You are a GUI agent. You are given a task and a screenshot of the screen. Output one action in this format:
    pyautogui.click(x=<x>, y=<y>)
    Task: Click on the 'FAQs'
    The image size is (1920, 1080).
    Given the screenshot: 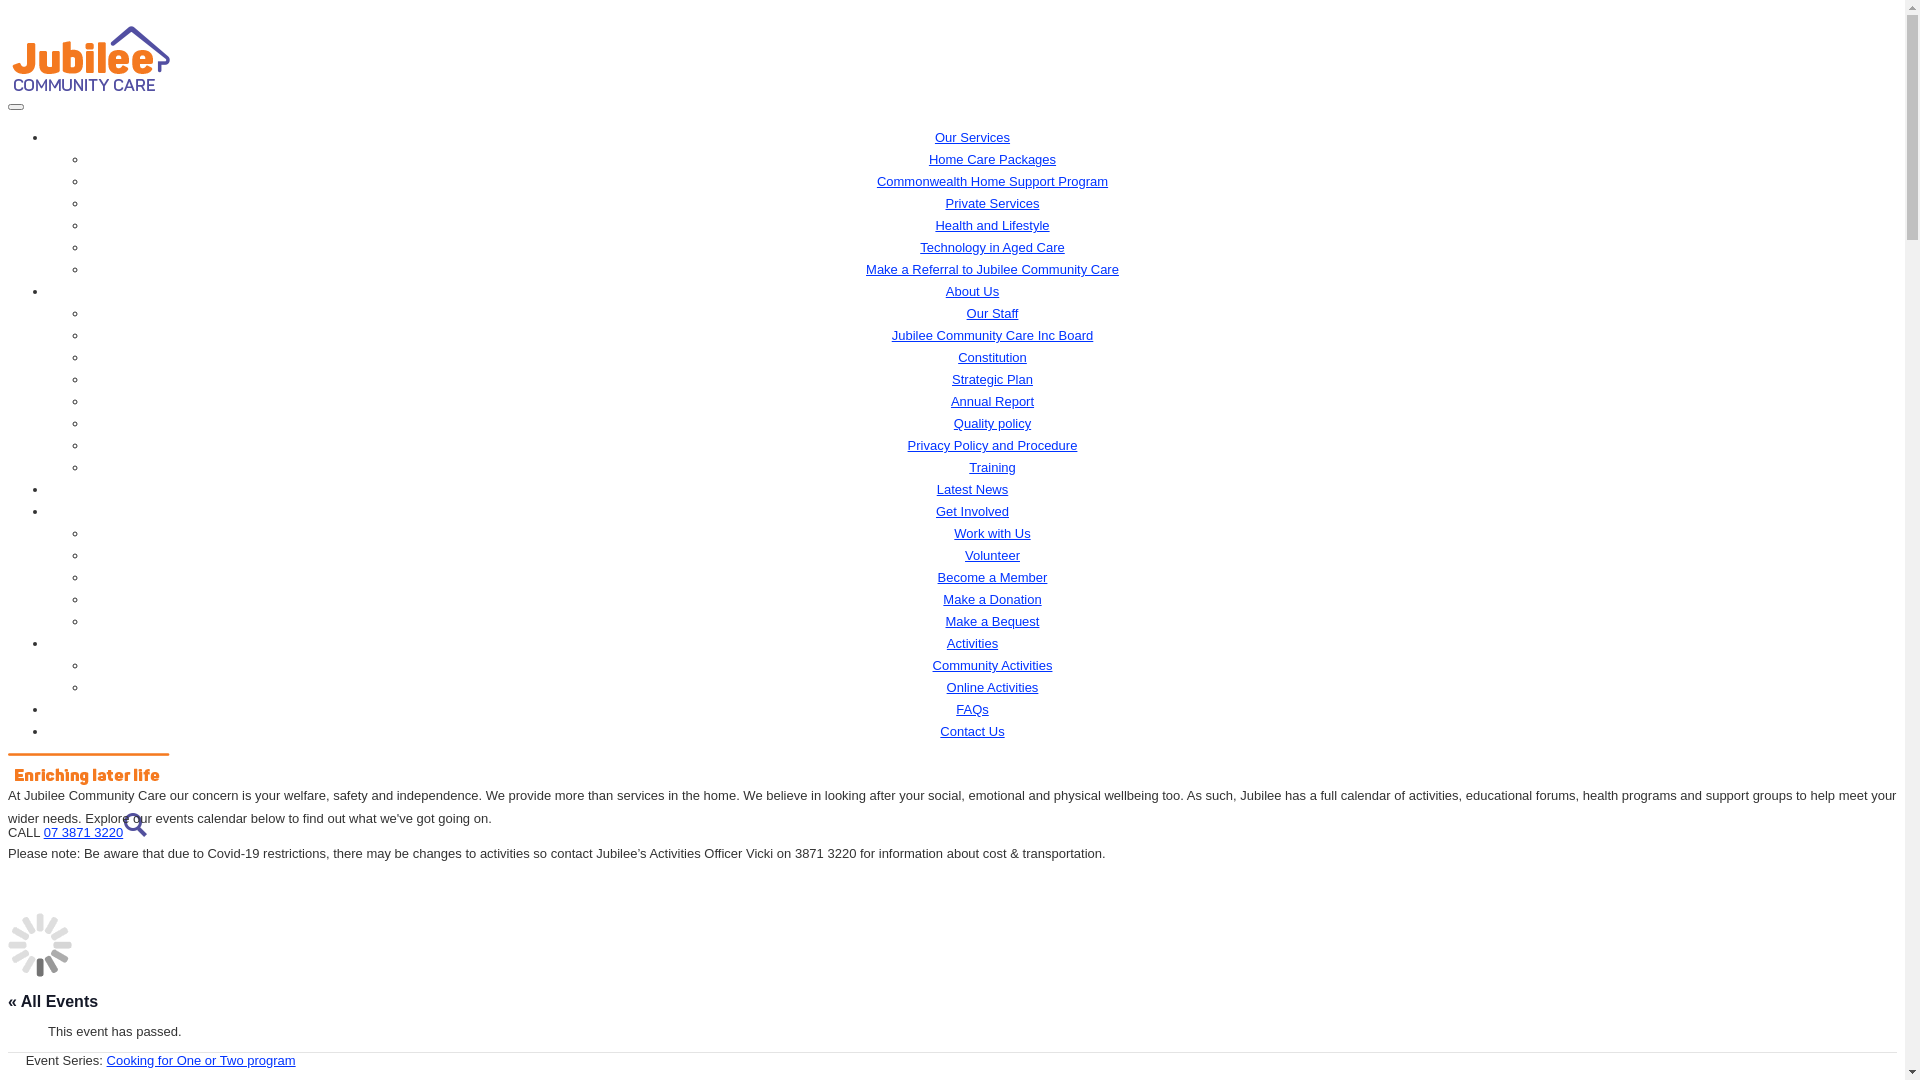 What is the action you would take?
    pyautogui.click(x=954, y=708)
    